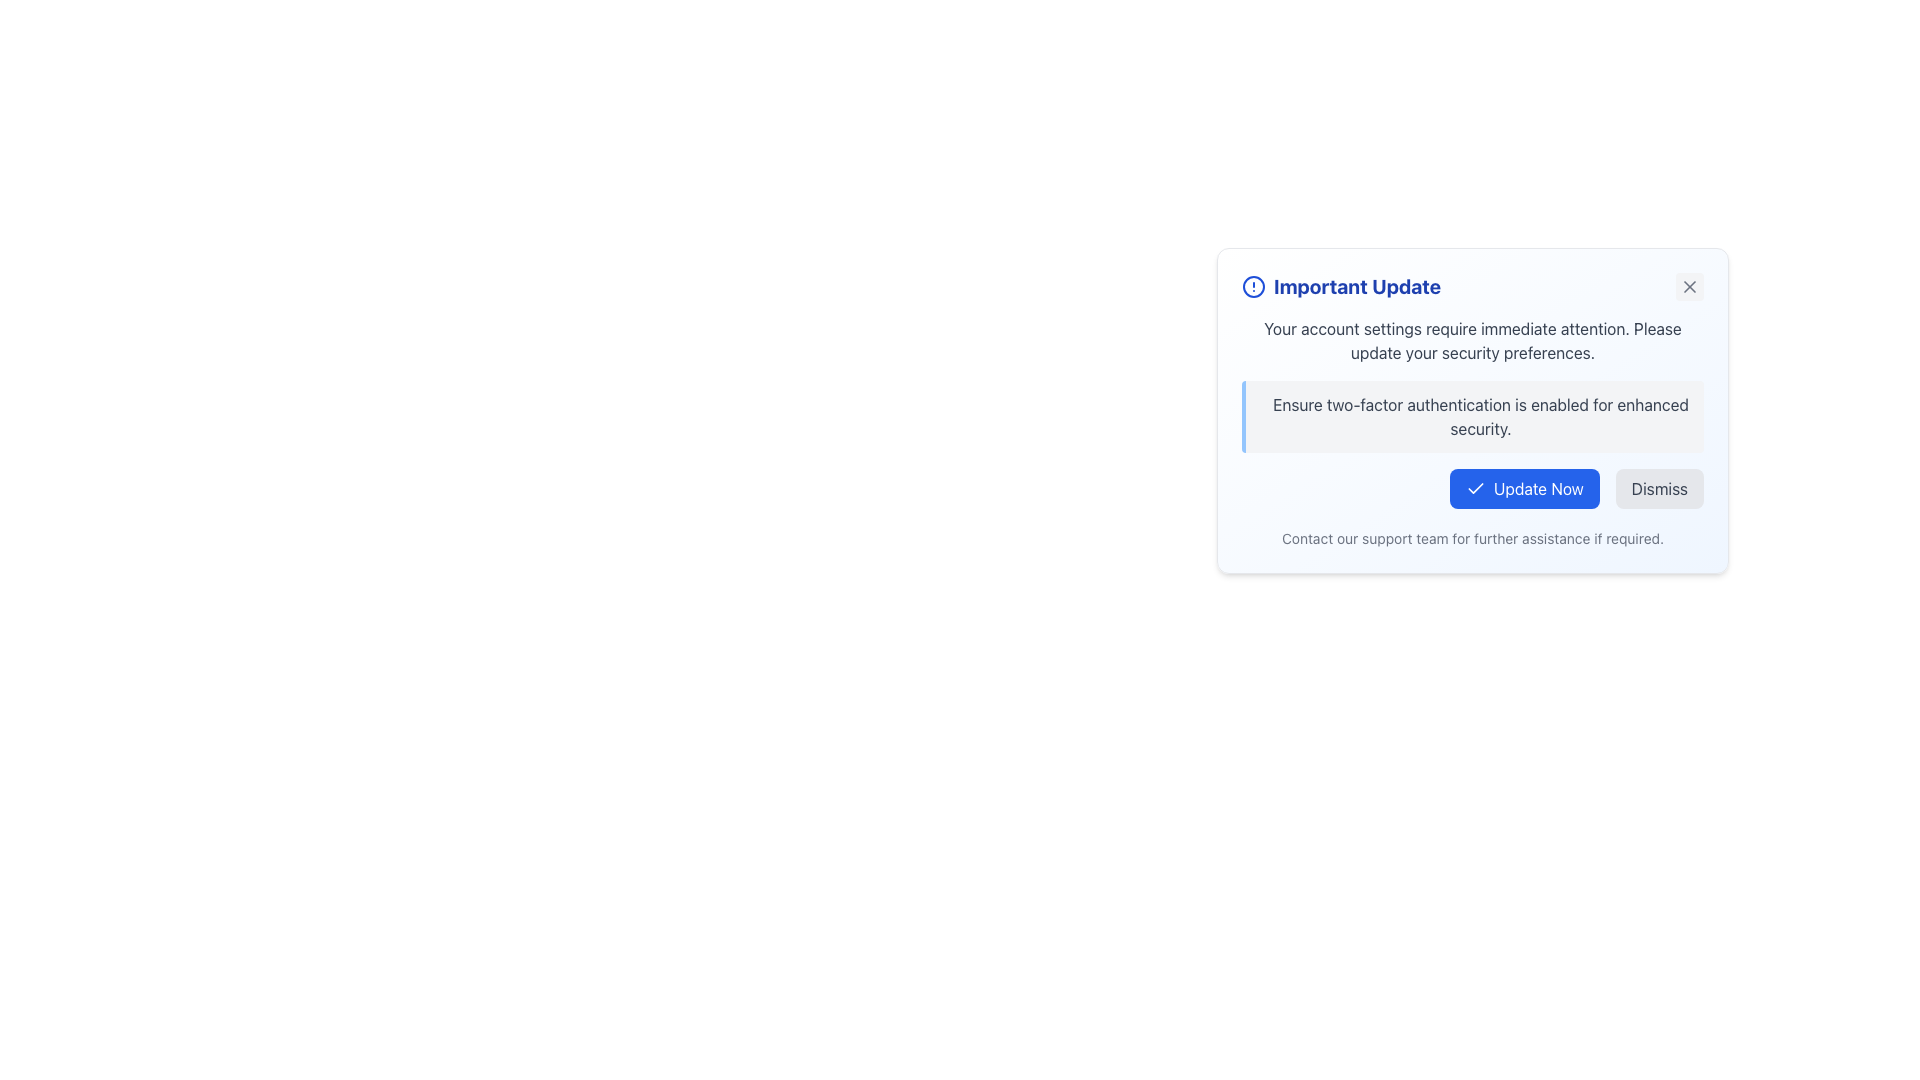  Describe the element at coordinates (1688, 286) in the screenshot. I see `the dismiss or close button located at the top-right corner of the notification dialog, which appears after the text 'Important Update'` at that location.